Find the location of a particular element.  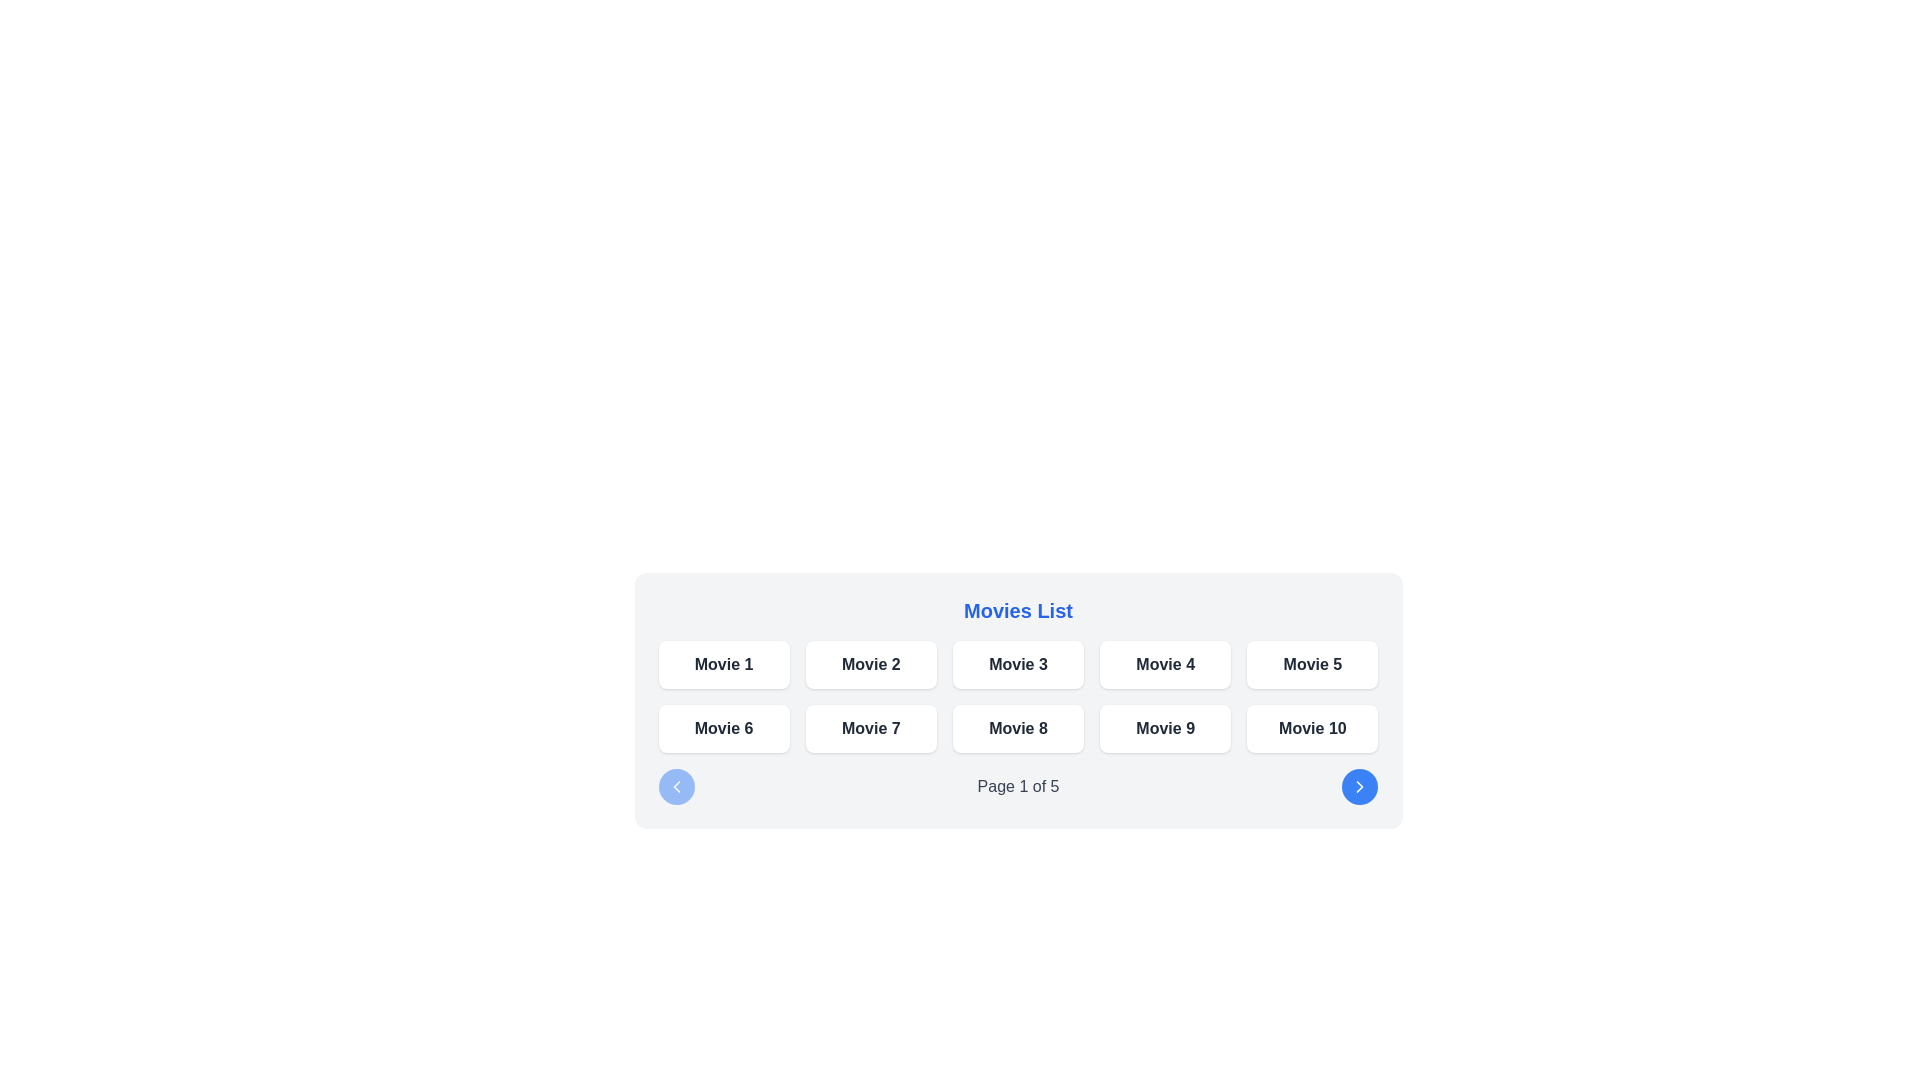

the static text label for the movie entry located in the 3rd position of the first row within the 'Movies List' grid is located at coordinates (1018, 664).